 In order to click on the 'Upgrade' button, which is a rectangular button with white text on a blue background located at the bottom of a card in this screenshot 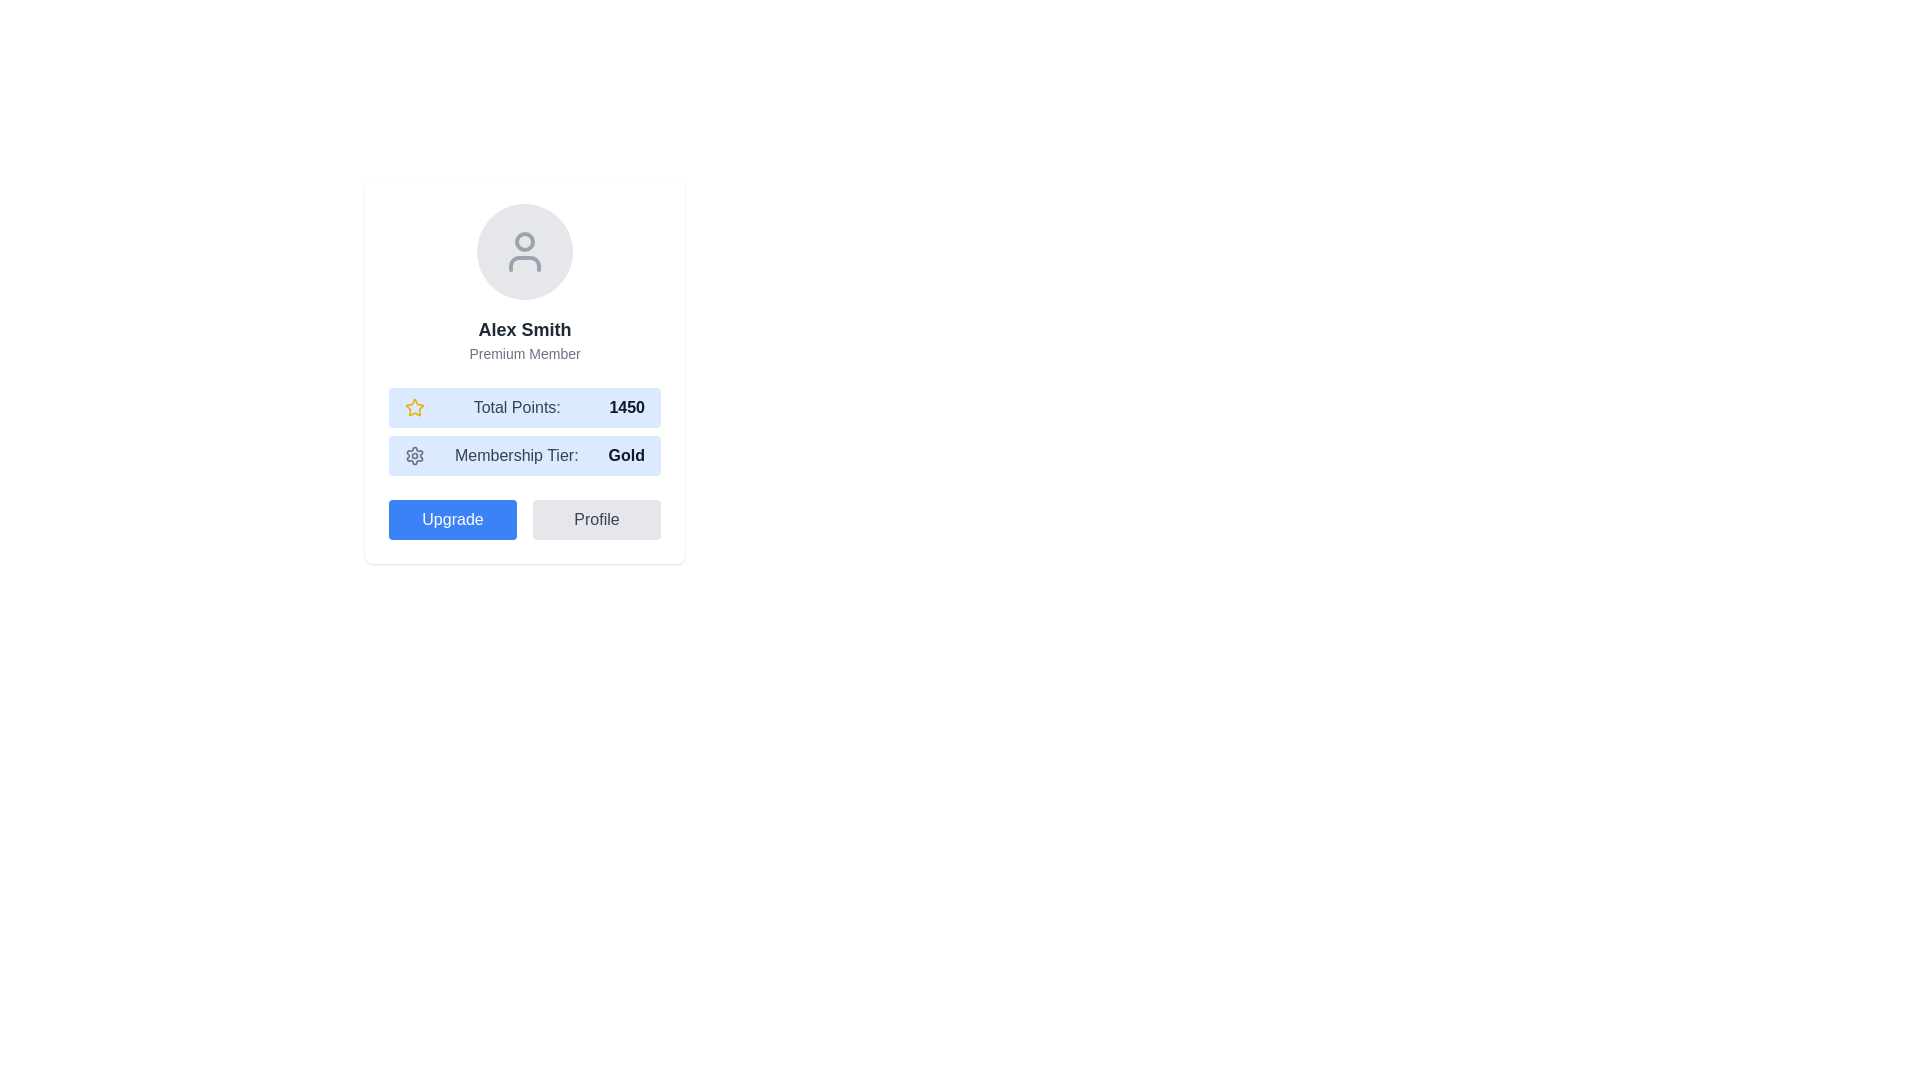, I will do `click(451, 519)`.